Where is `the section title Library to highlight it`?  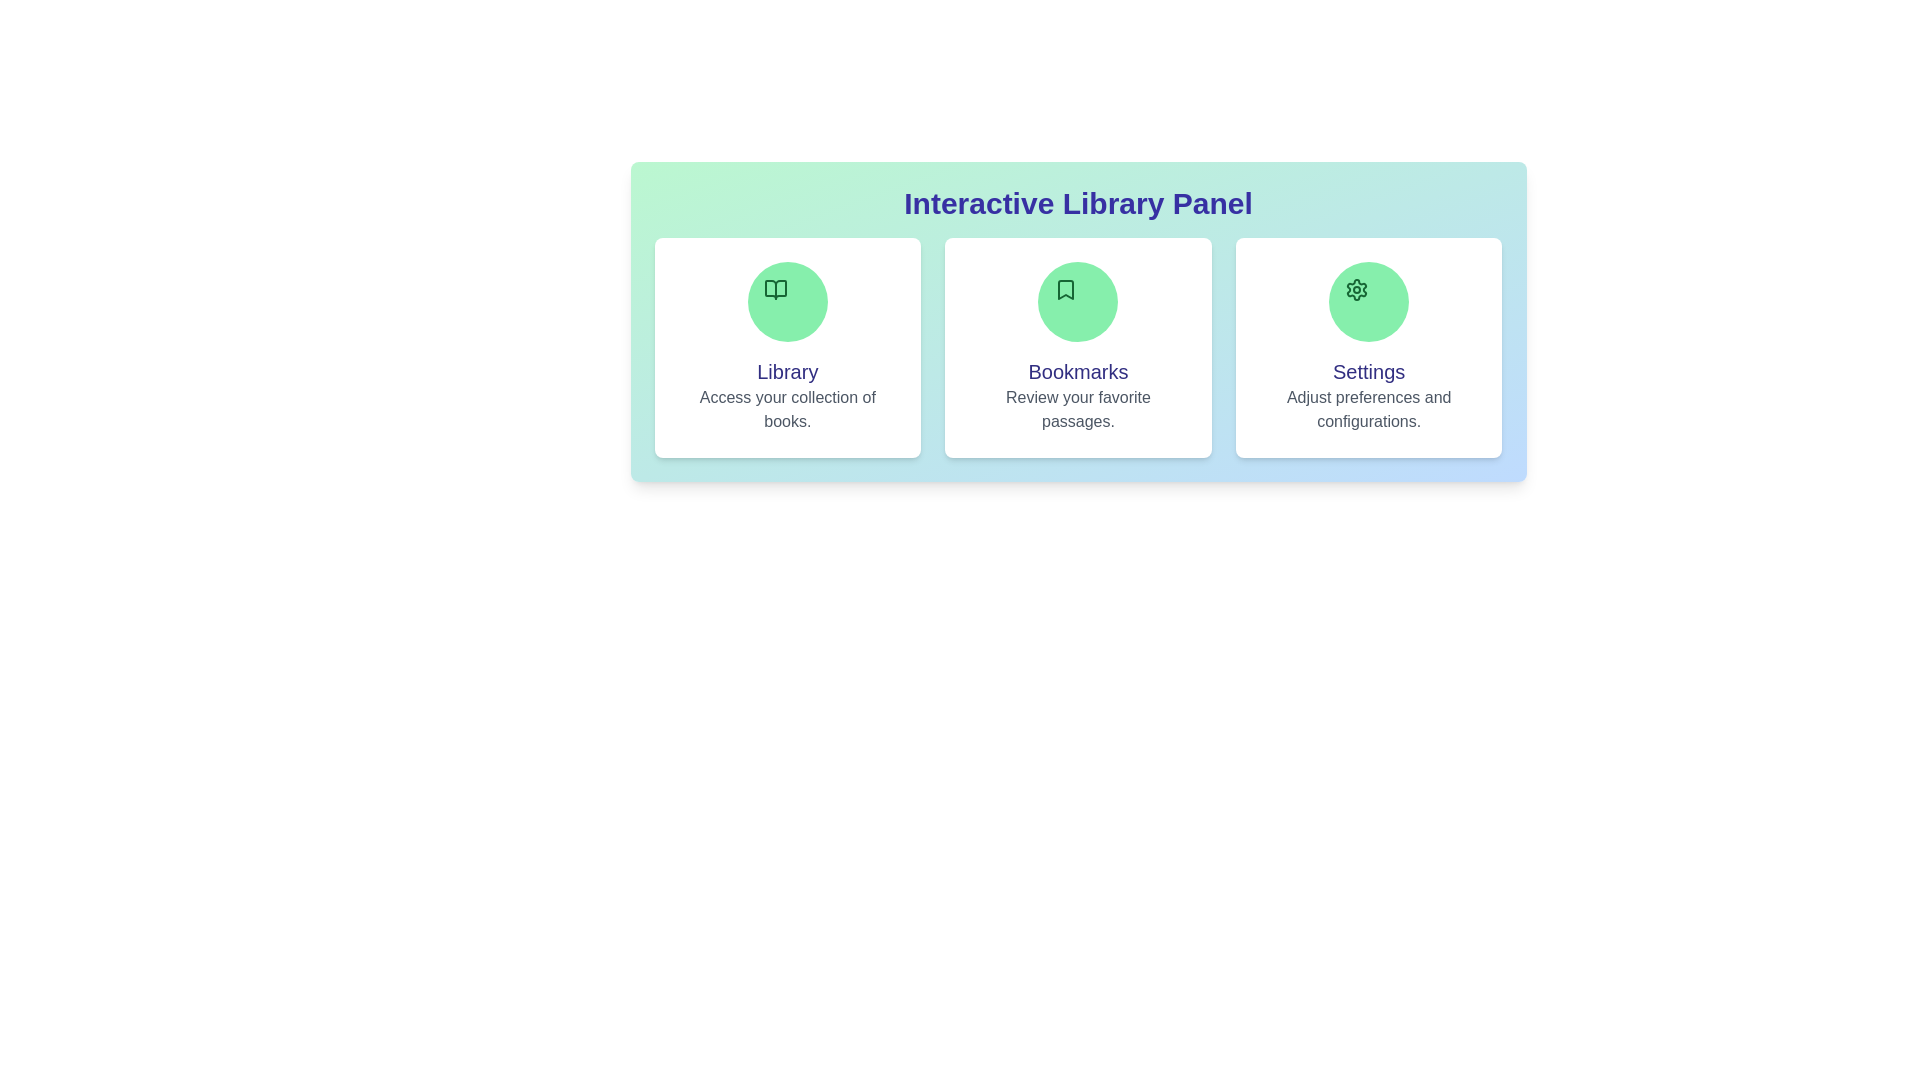 the section title Library to highlight it is located at coordinates (786, 371).